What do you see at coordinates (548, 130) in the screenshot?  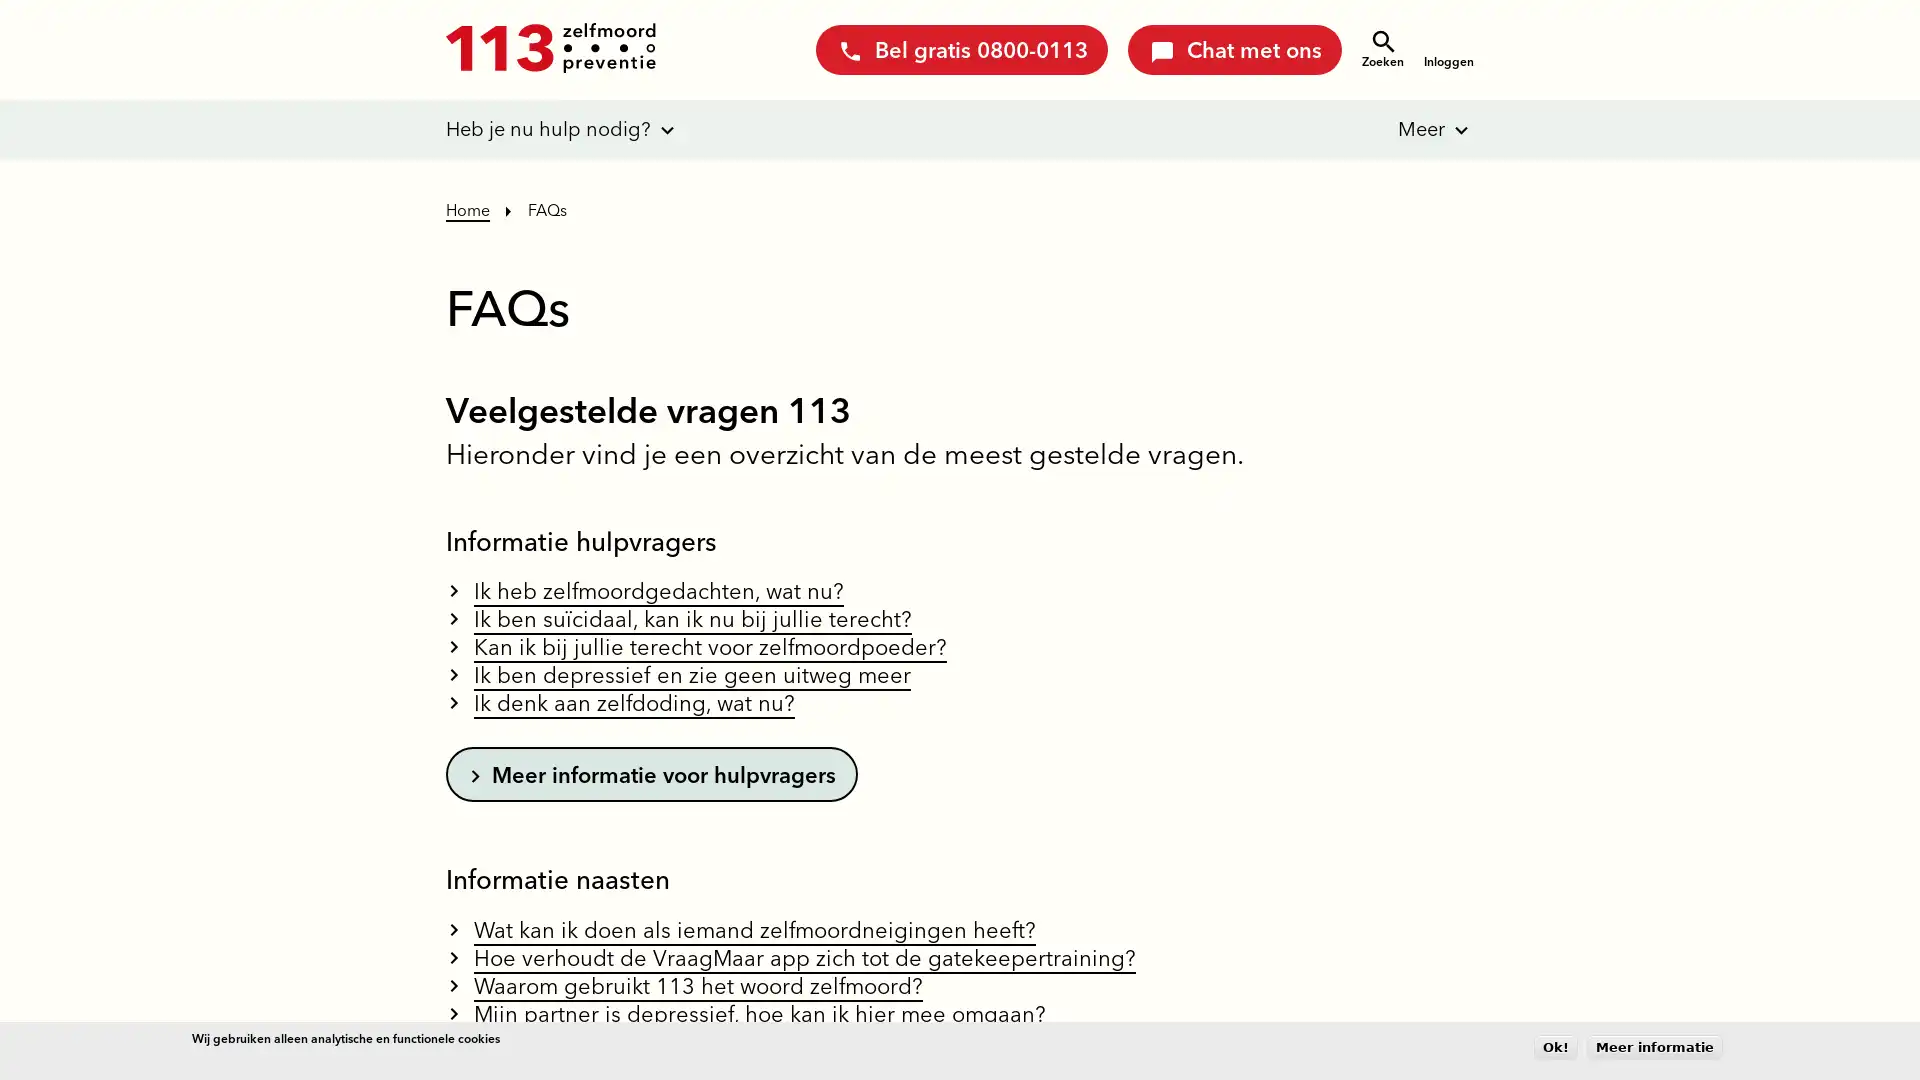 I see `Heb je nu hulp nodig?` at bounding box center [548, 130].